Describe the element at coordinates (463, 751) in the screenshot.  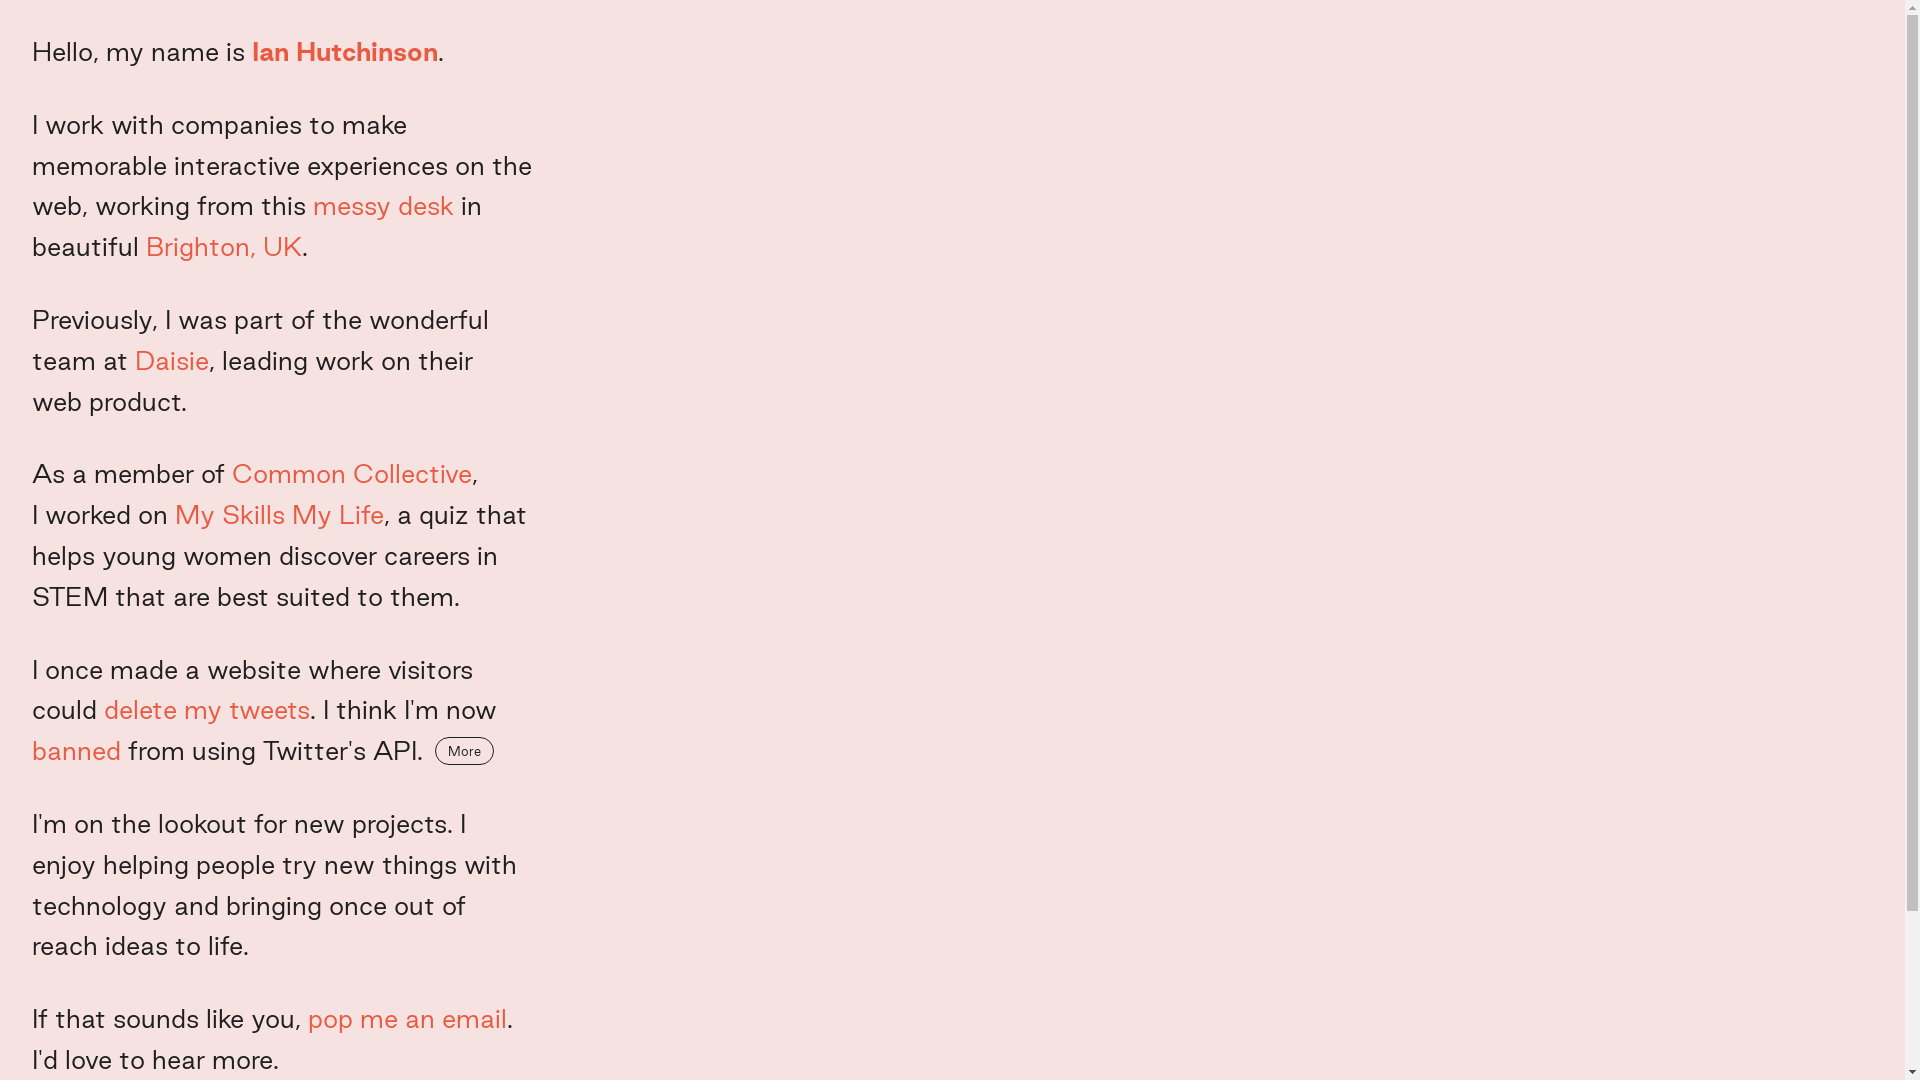
I see `'More'` at that location.